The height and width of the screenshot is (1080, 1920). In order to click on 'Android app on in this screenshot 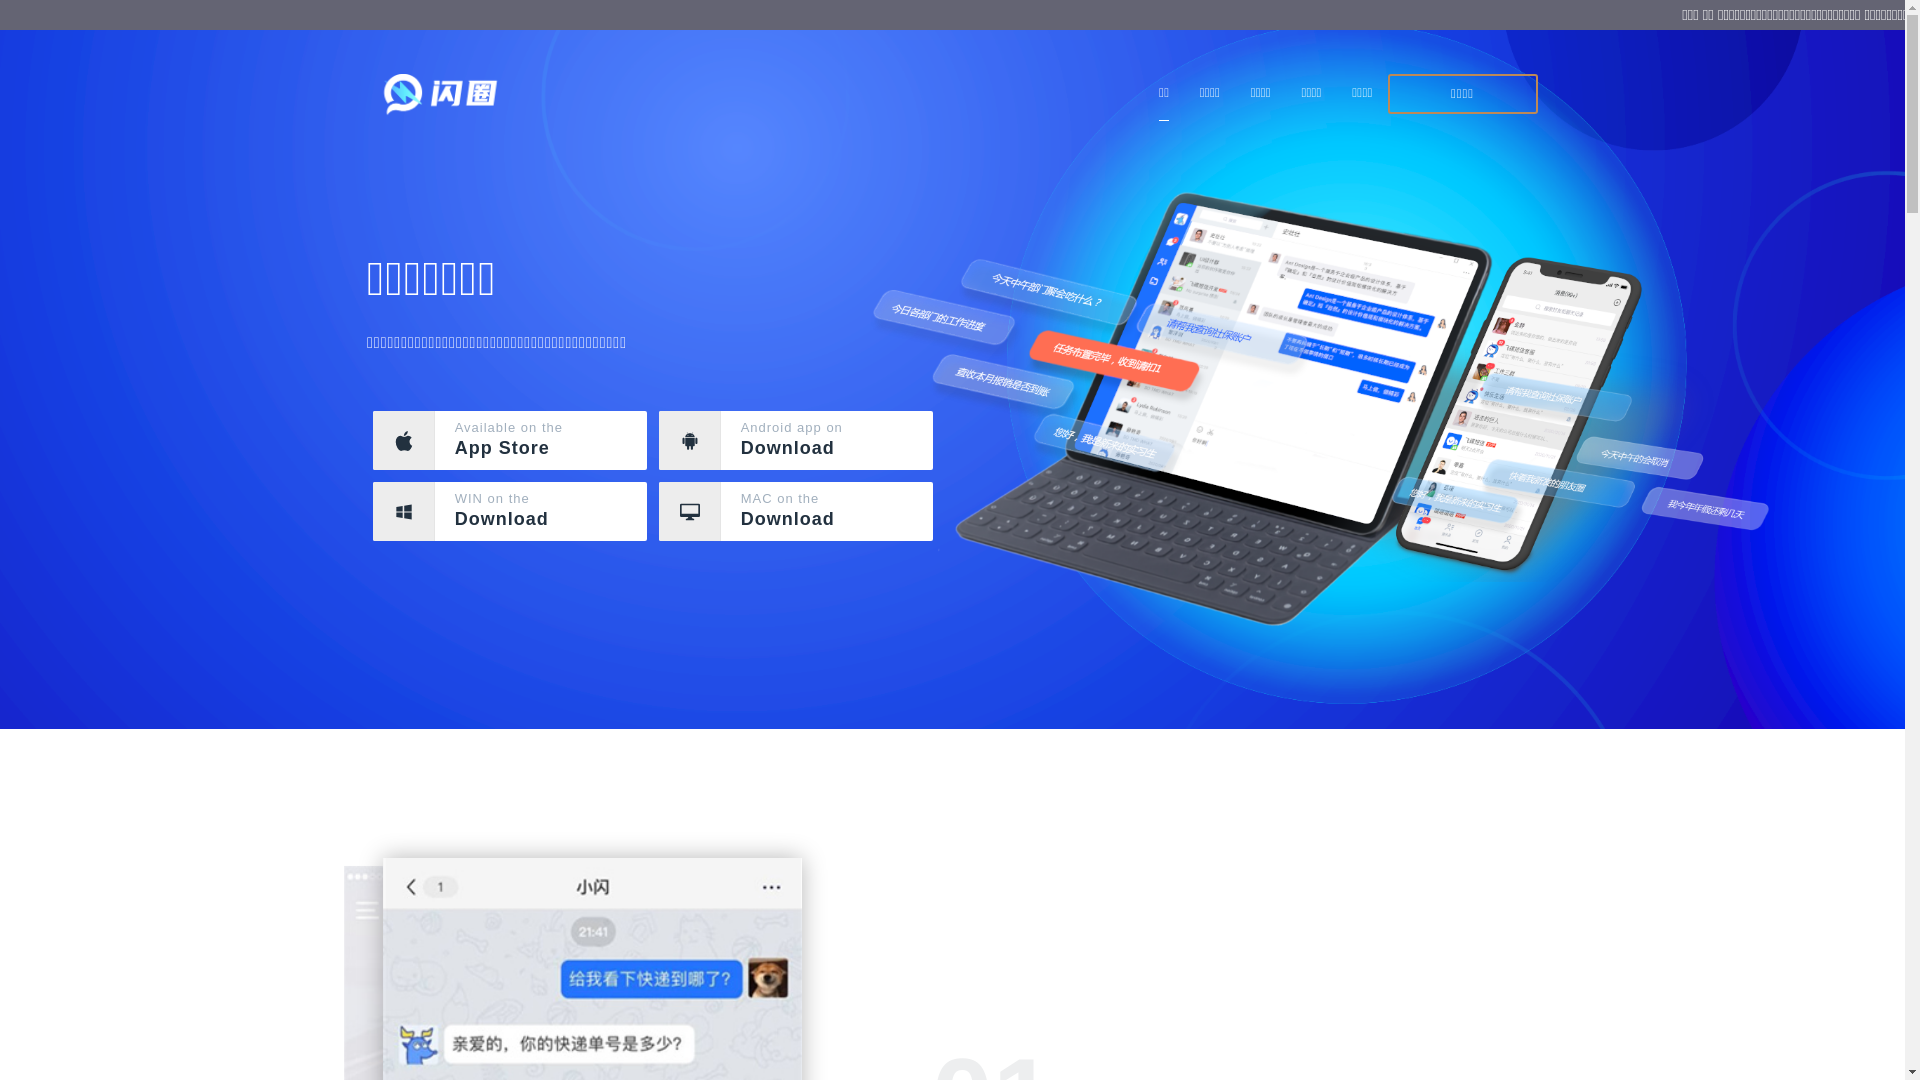, I will do `click(795, 439)`.